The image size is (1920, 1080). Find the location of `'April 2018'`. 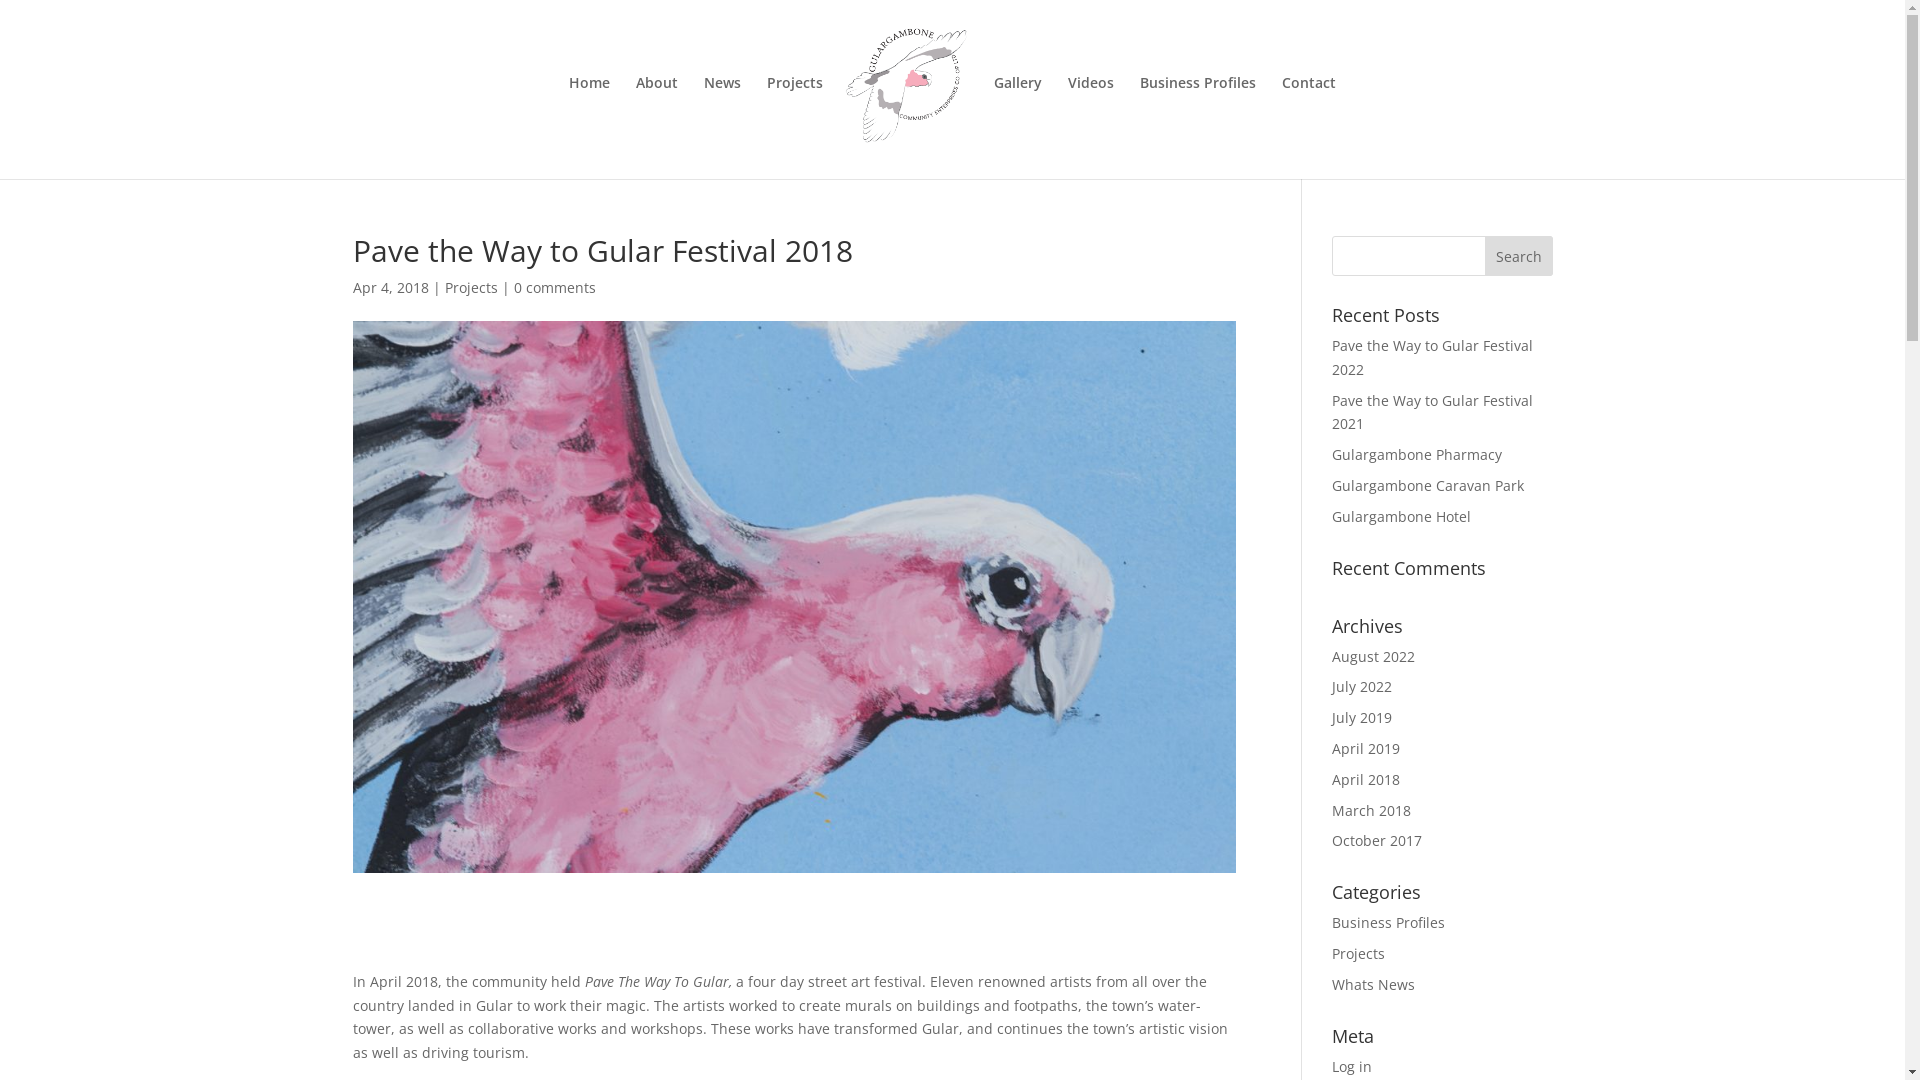

'April 2018' is located at coordinates (1365, 778).